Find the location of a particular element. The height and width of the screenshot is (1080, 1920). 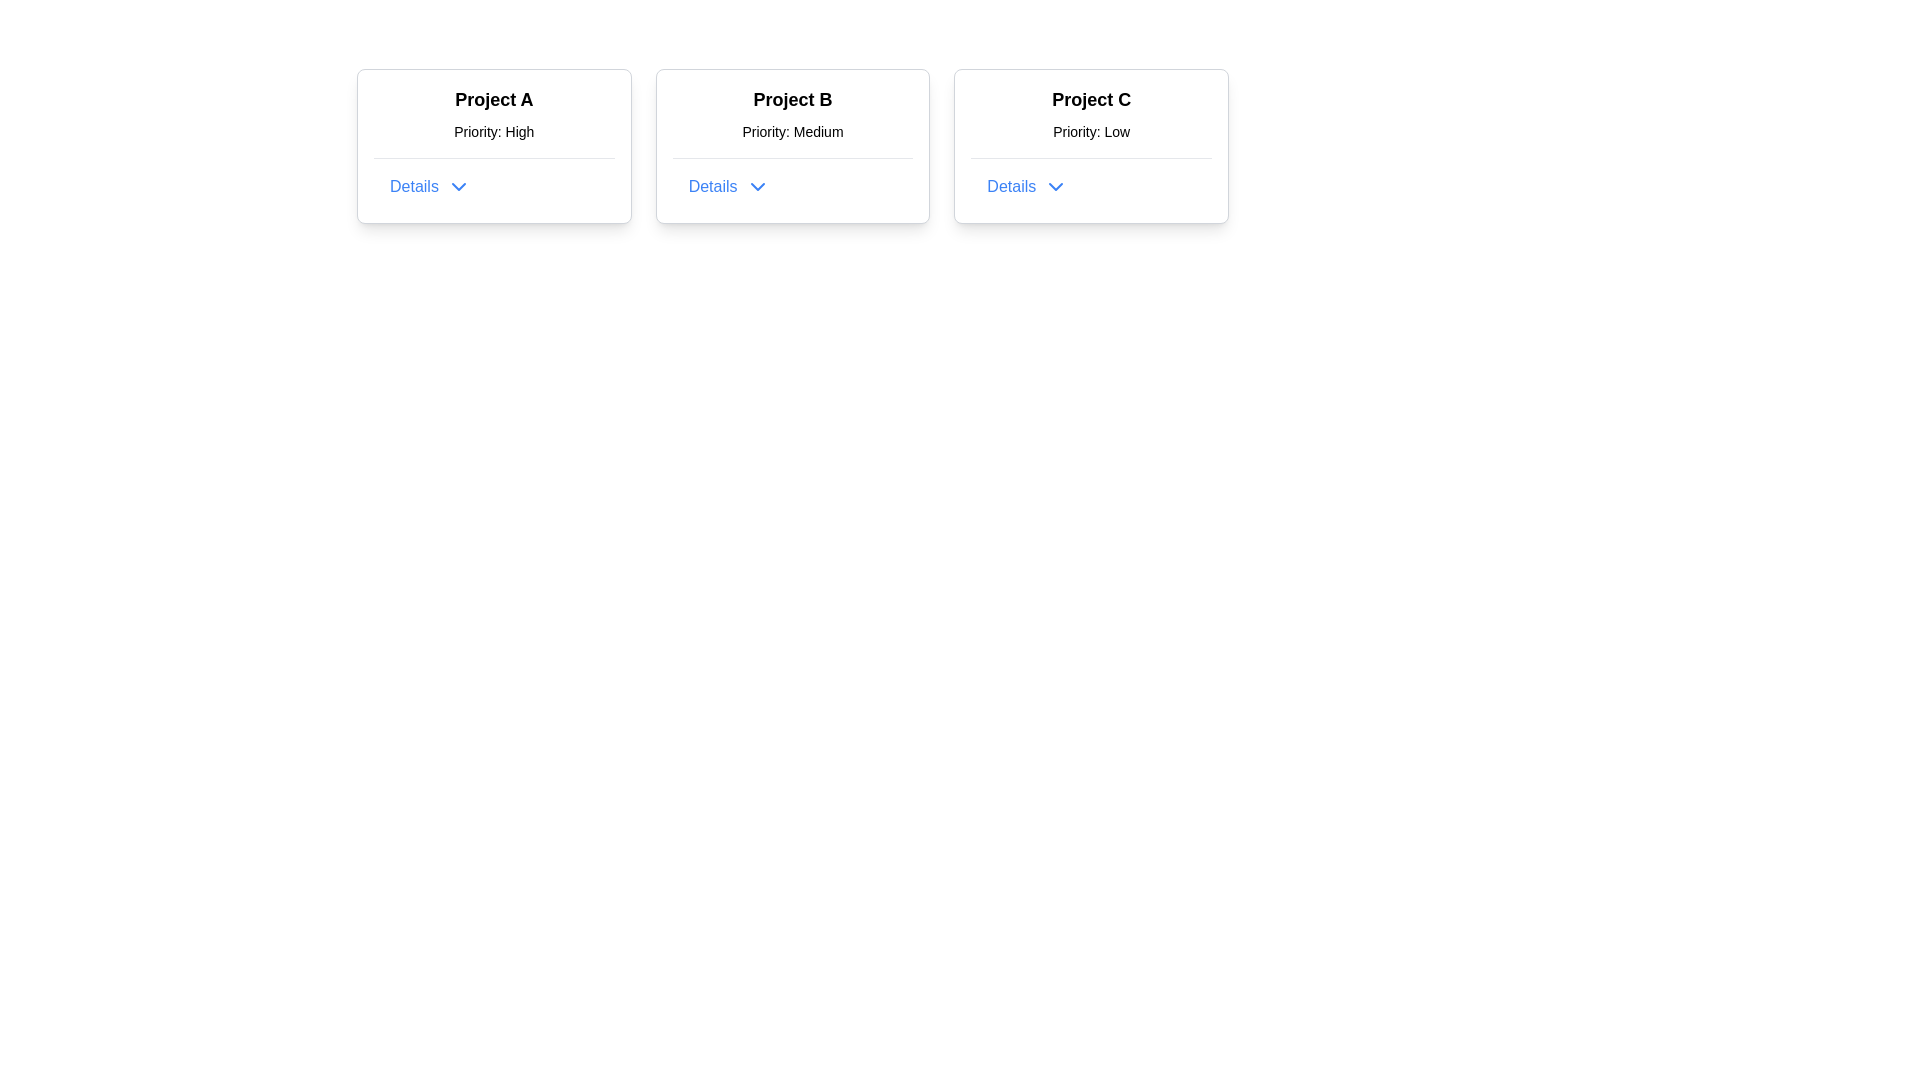

the blue downward-pointing chevron icon adjacent to the 'Details' label in the 'Project B' card is located at coordinates (756, 186).